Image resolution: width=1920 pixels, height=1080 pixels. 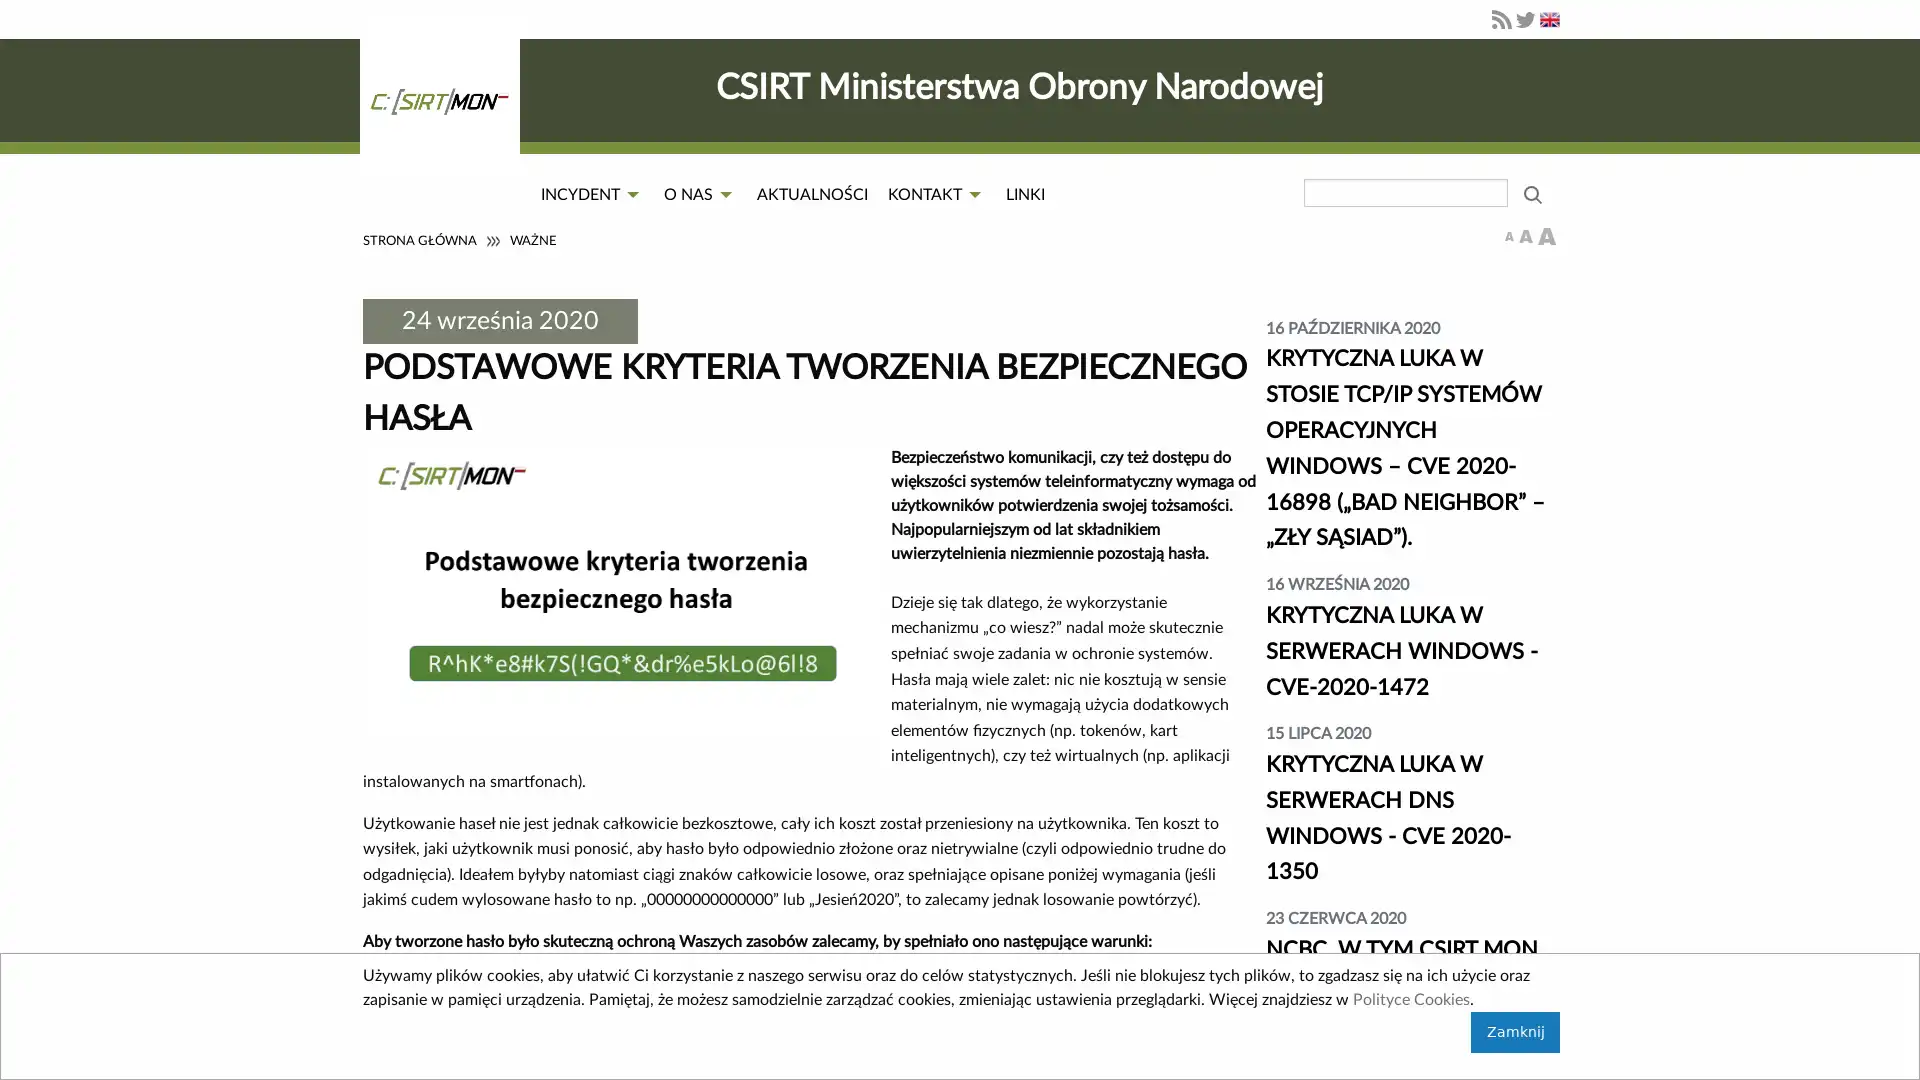 I want to click on wyszukaj, so click(x=1530, y=193).